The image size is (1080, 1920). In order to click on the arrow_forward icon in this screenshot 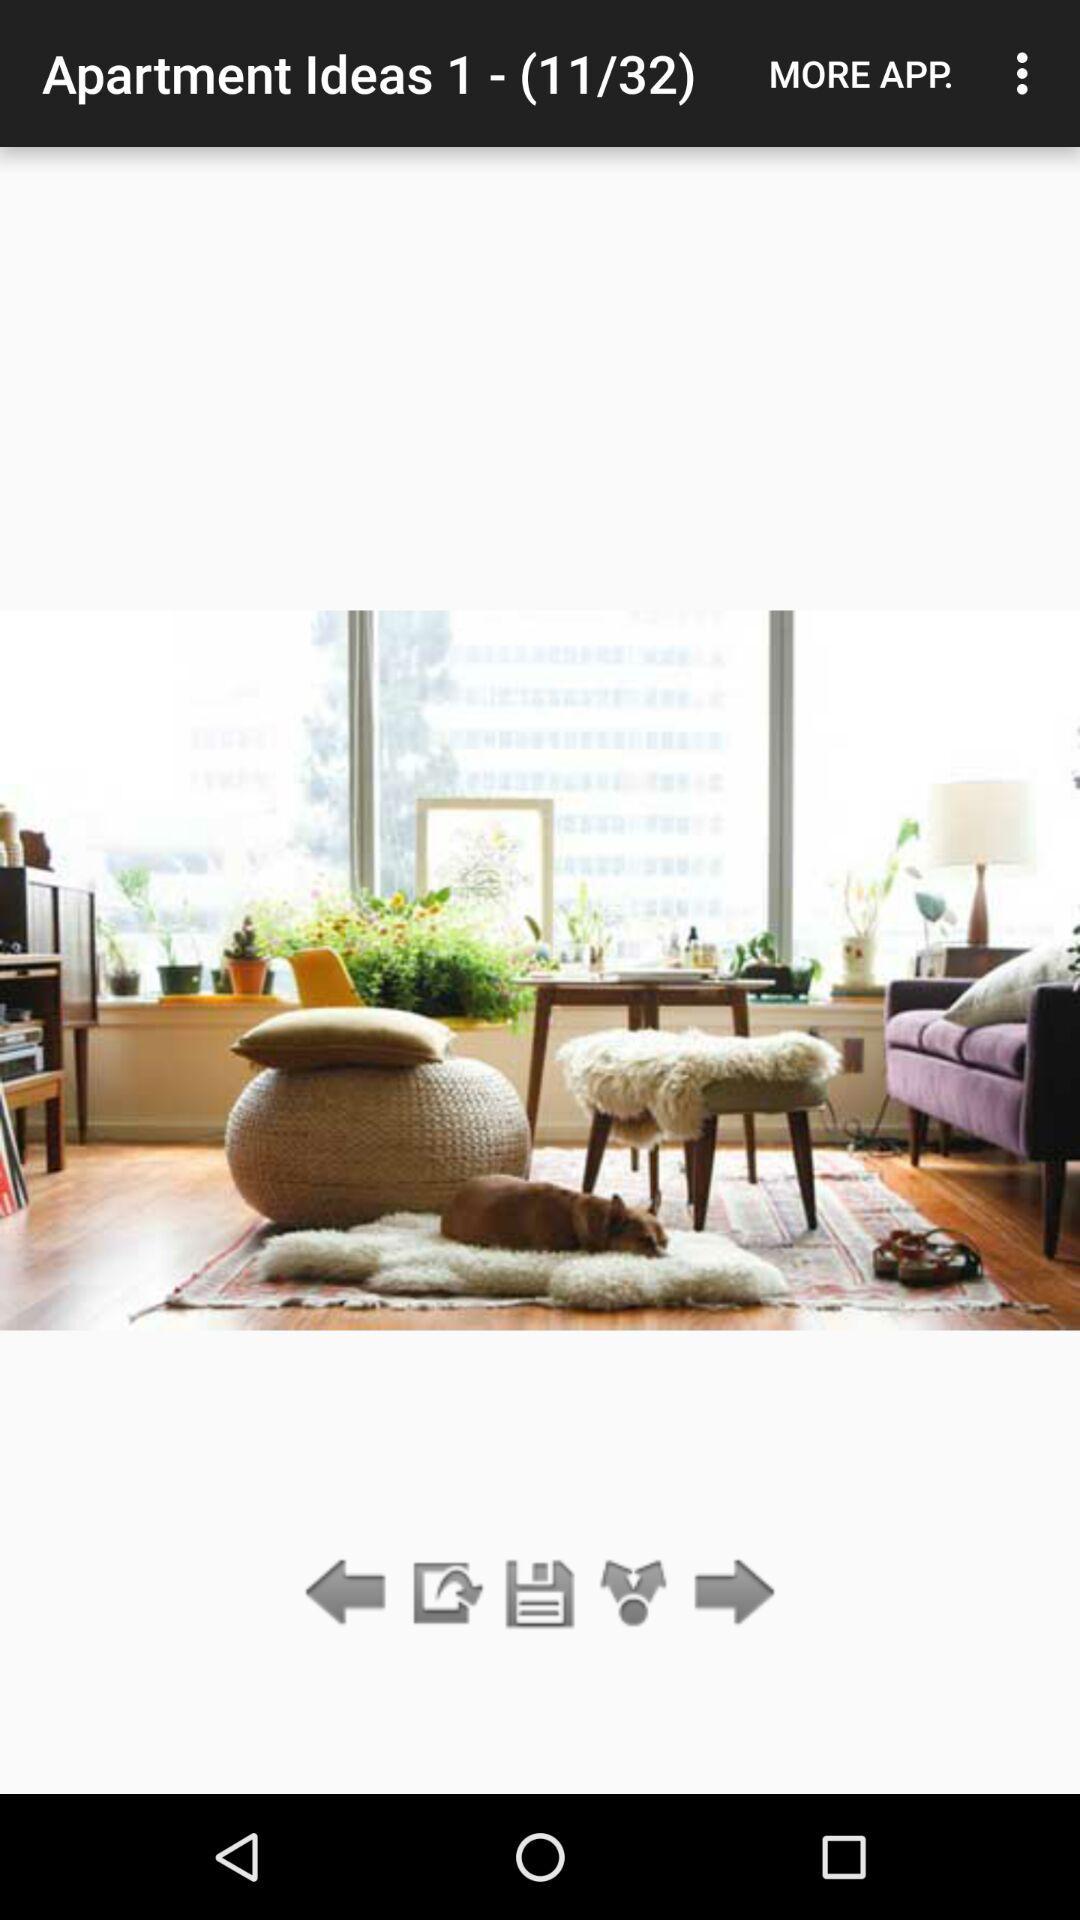, I will do `click(729, 1593)`.